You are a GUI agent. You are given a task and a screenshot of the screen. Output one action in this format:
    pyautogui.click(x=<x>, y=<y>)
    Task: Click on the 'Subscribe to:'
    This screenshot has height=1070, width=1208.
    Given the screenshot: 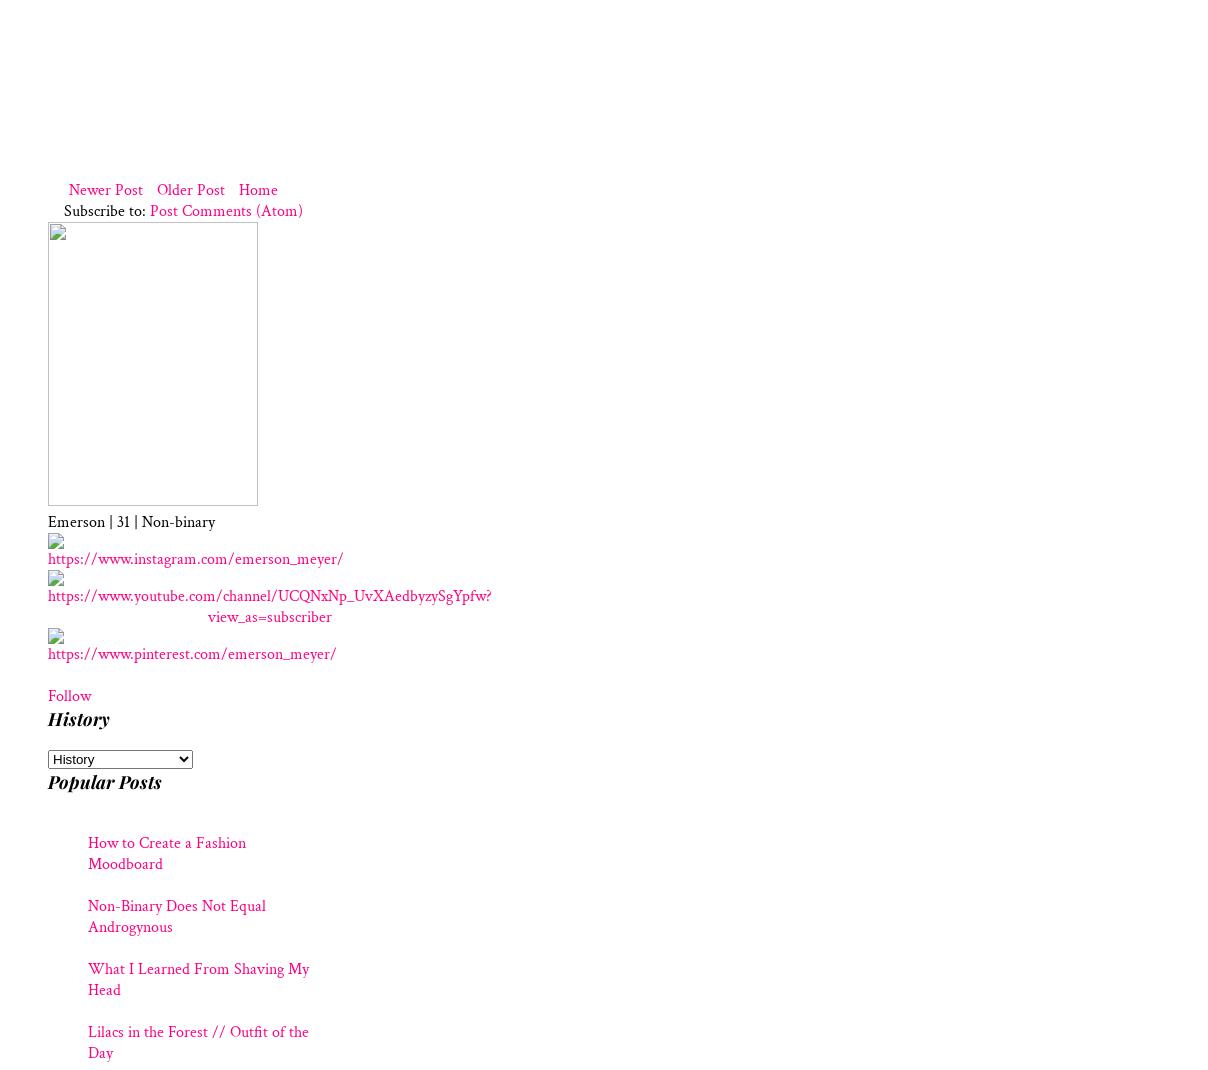 What is the action you would take?
    pyautogui.click(x=106, y=209)
    